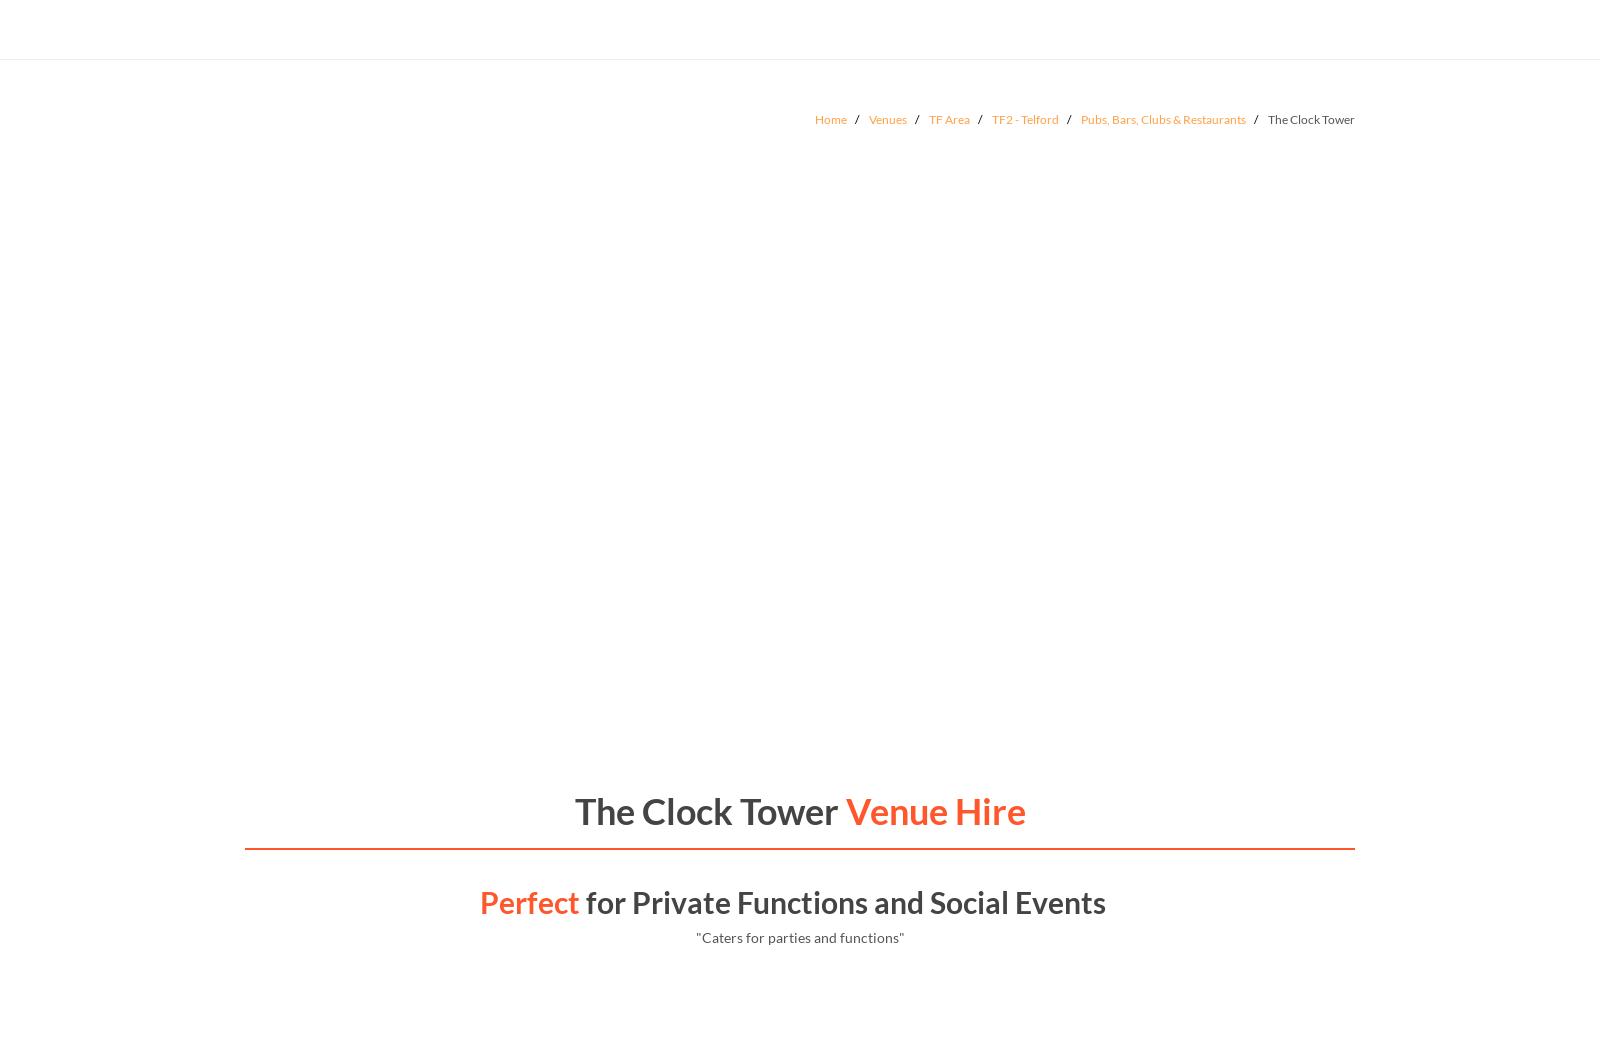 This screenshot has width=1600, height=1053. I want to click on 'The Woolpack', so click(344, 567).